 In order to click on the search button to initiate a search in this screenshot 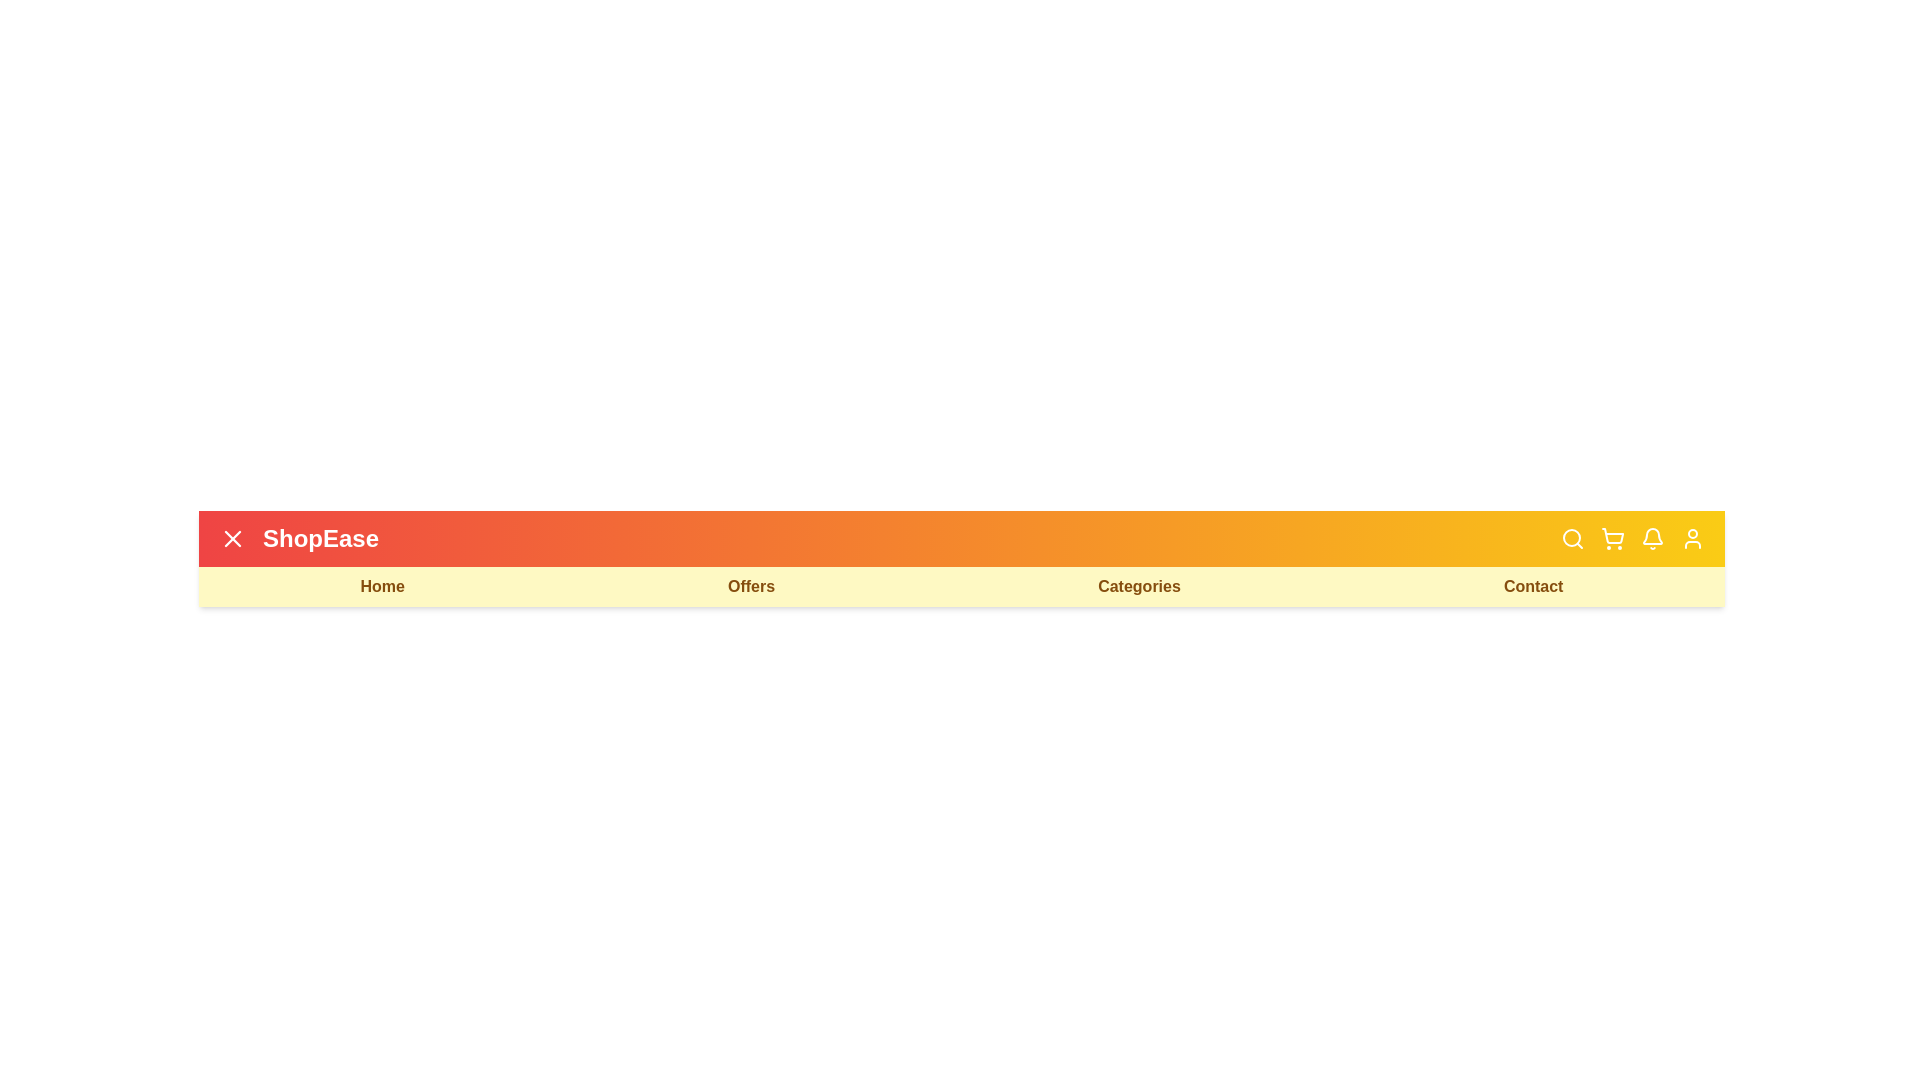, I will do `click(1572, 538)`.